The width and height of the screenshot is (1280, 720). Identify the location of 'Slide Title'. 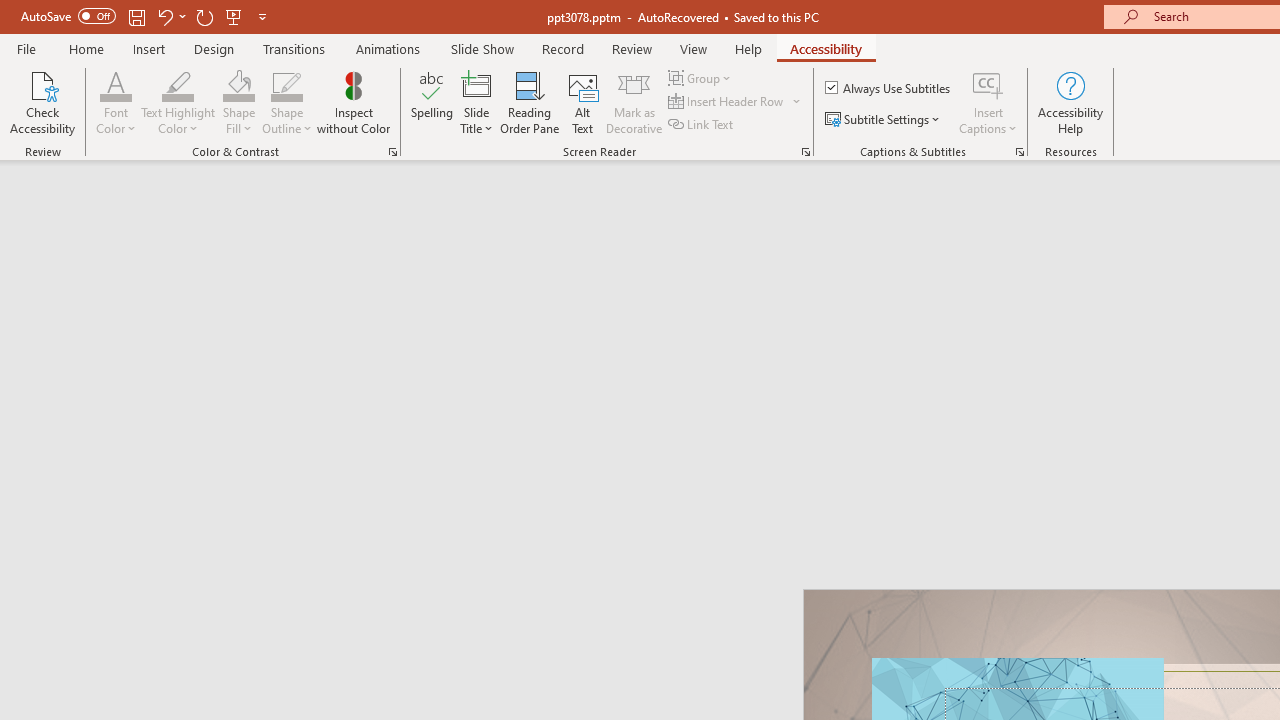
(475, 84).